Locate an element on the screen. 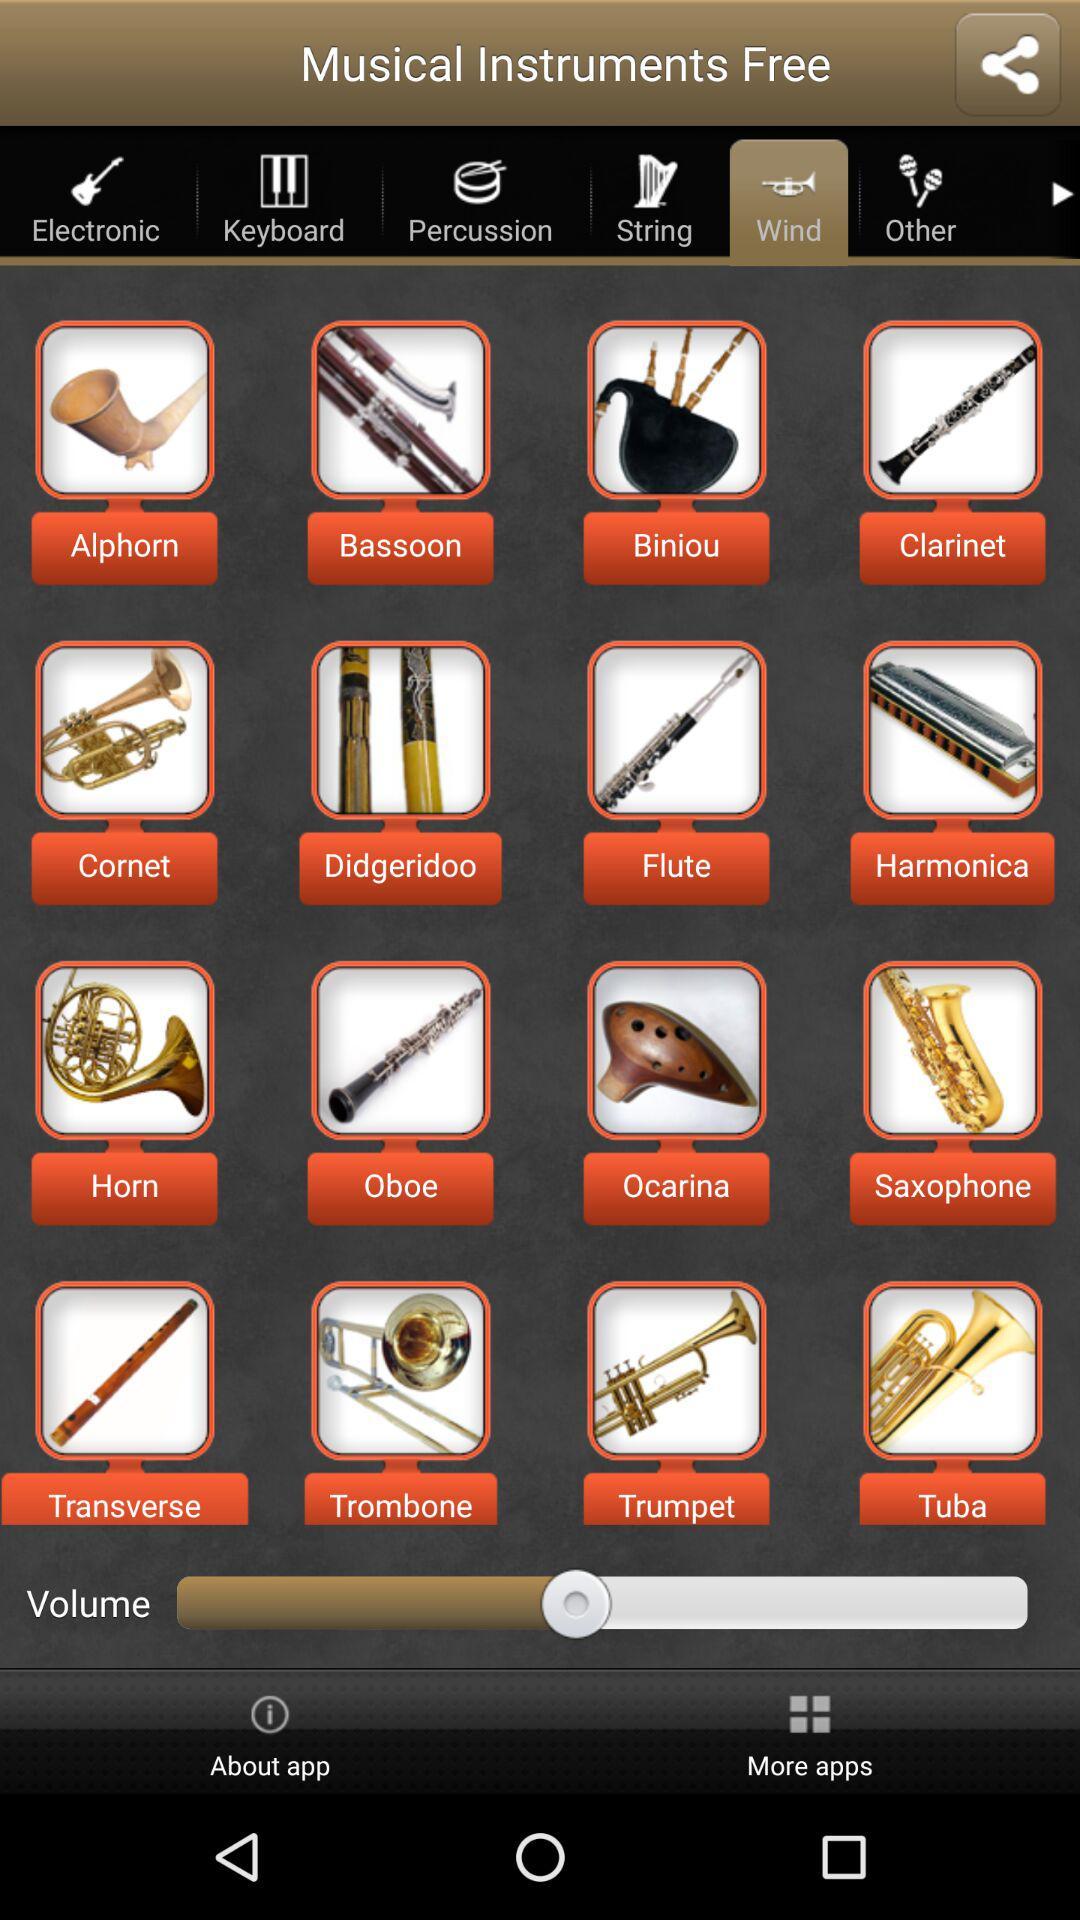 Image resolution: width=1080 pixels, height=1920 pixels. didgeridoo option is located at coordinates (400, 729).